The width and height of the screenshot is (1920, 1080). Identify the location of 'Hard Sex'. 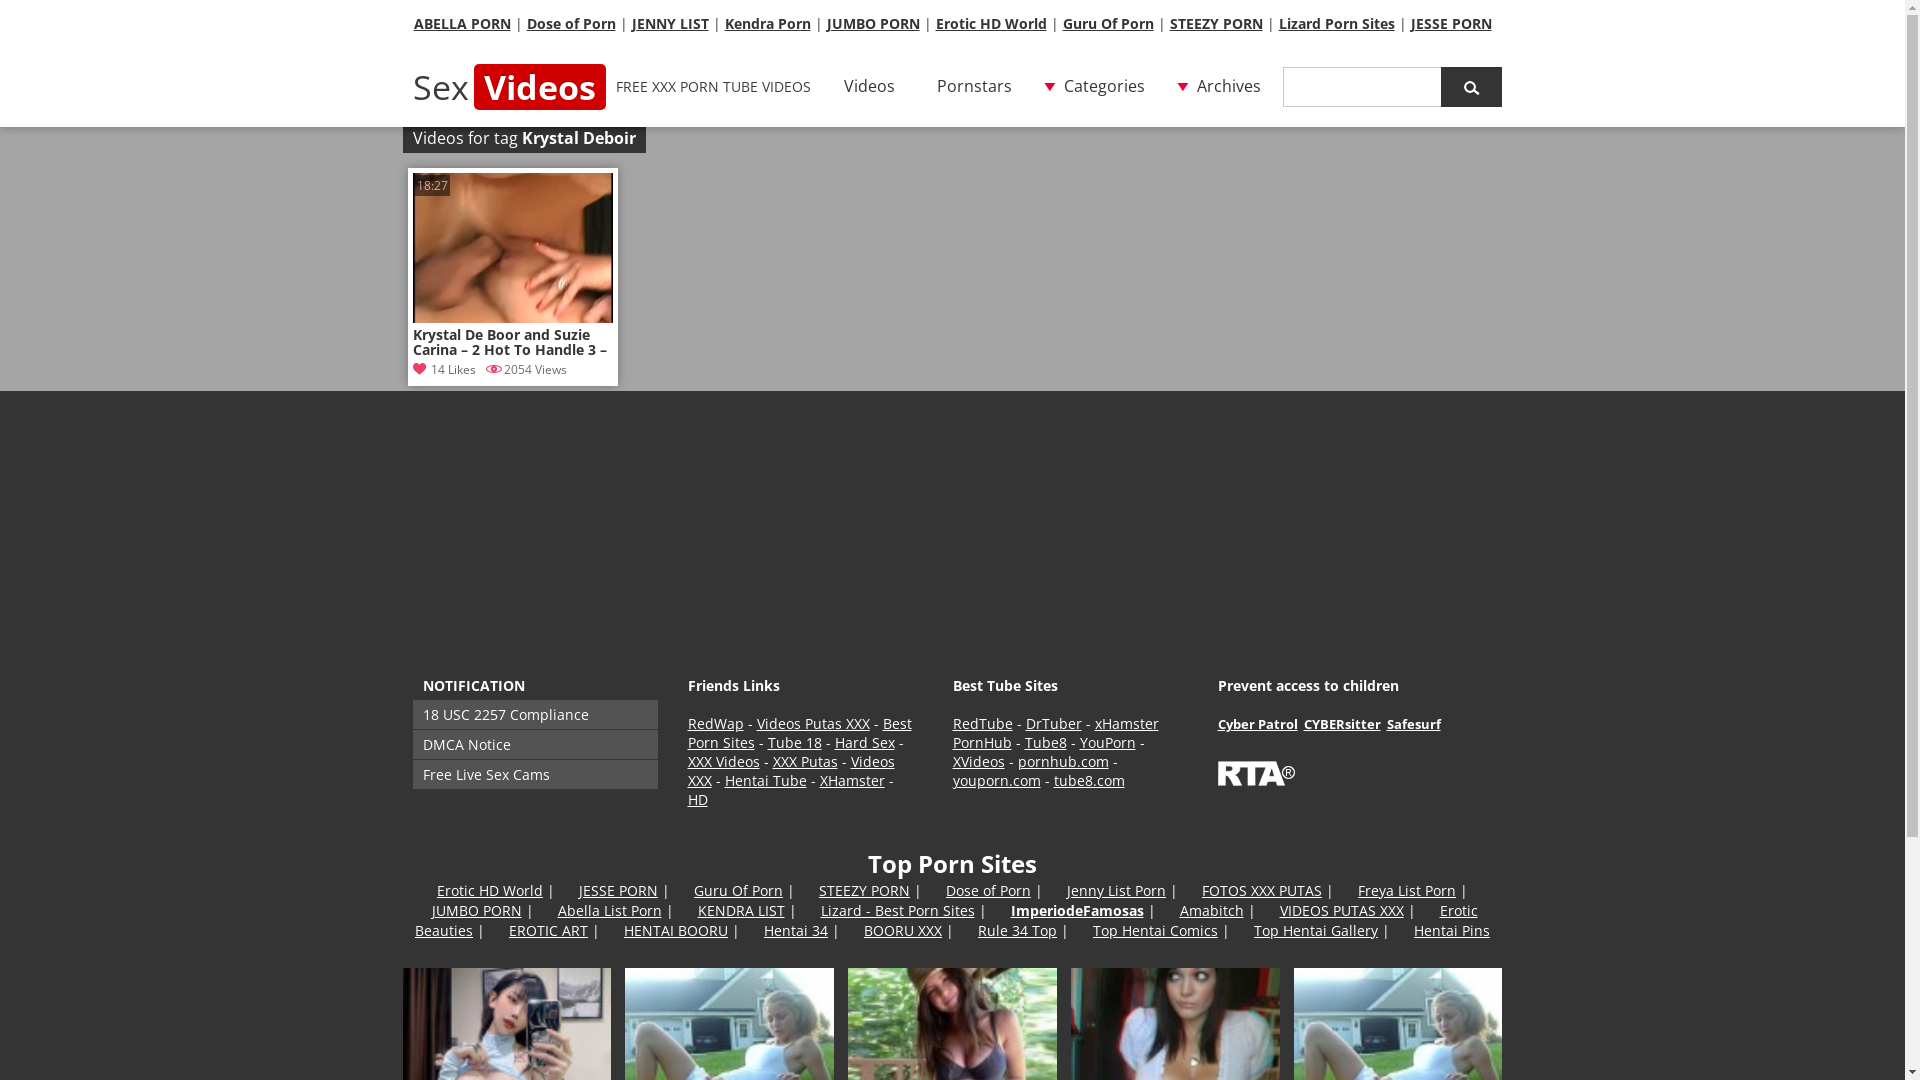
(864, 742).